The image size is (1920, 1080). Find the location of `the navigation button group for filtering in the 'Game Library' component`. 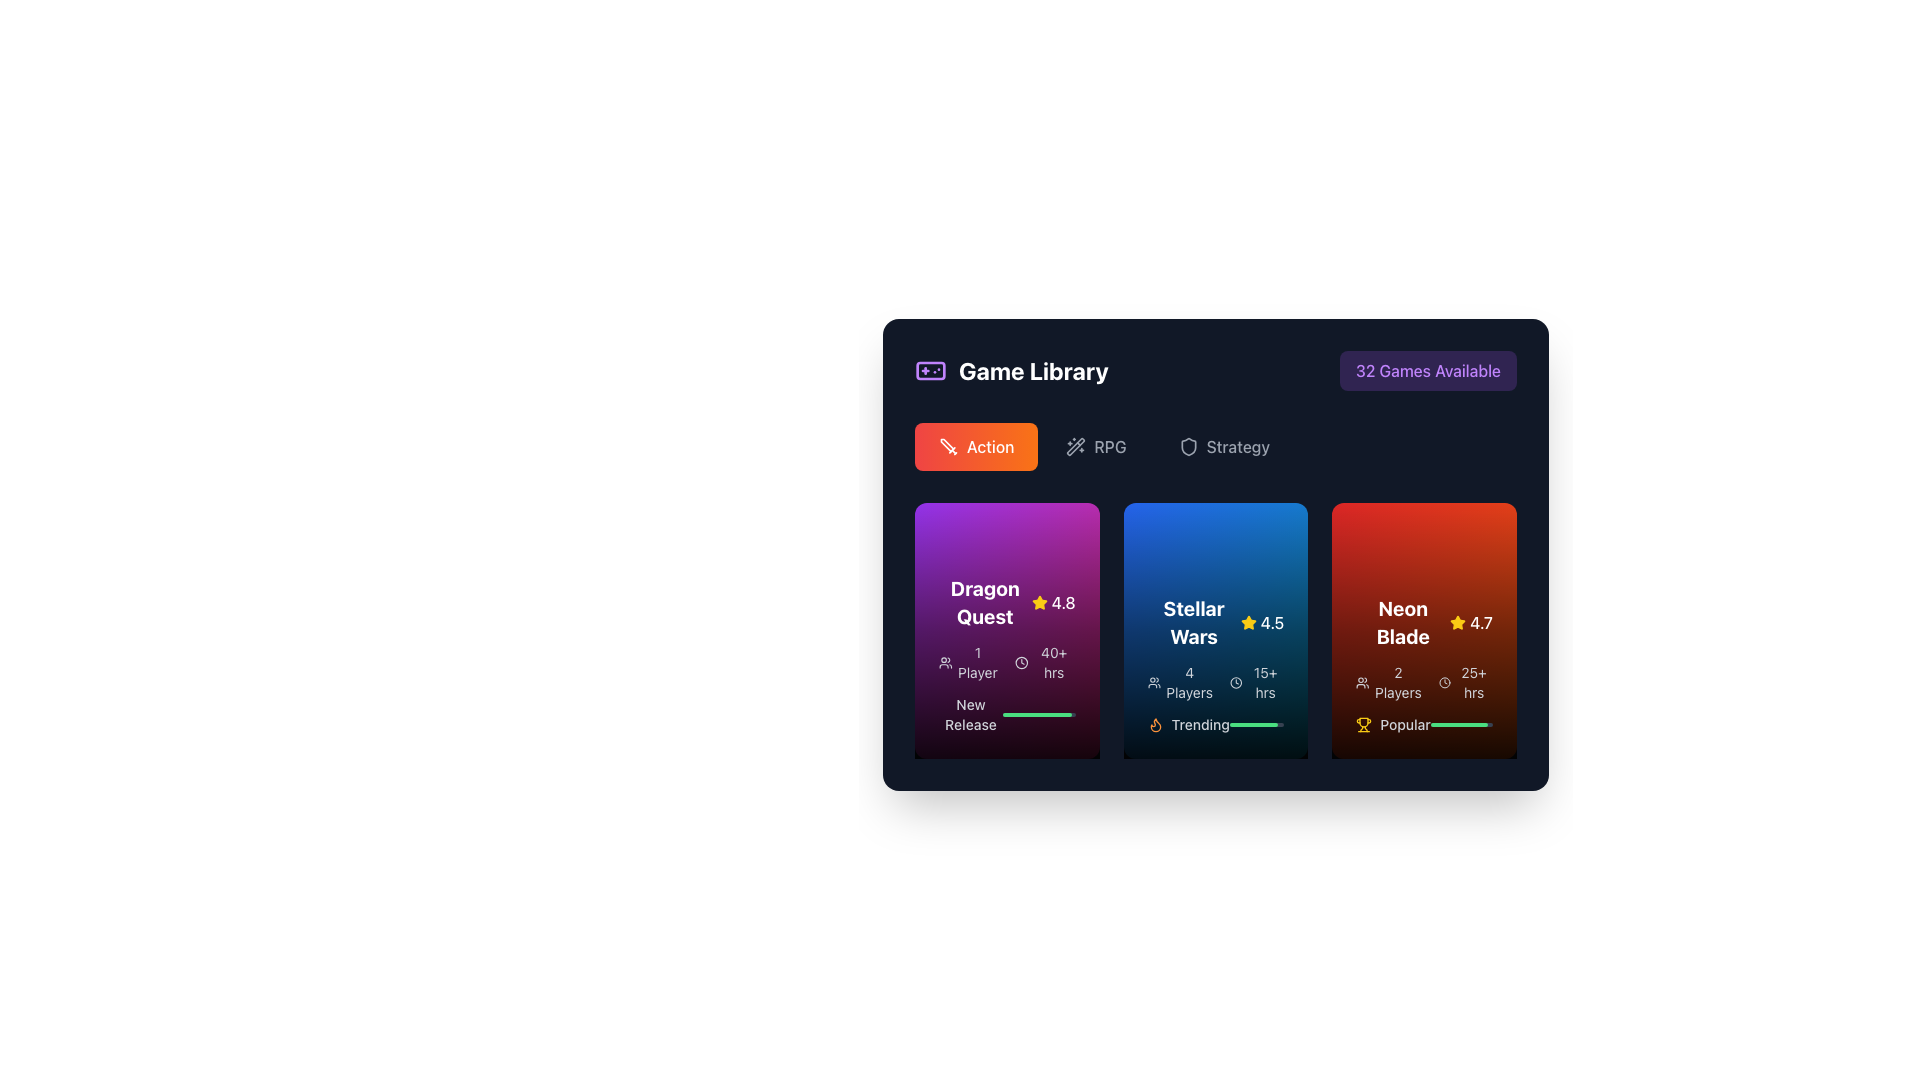

the navigation button group for filtering in the 'Game Library' component is located at coordinates (1214, 446).